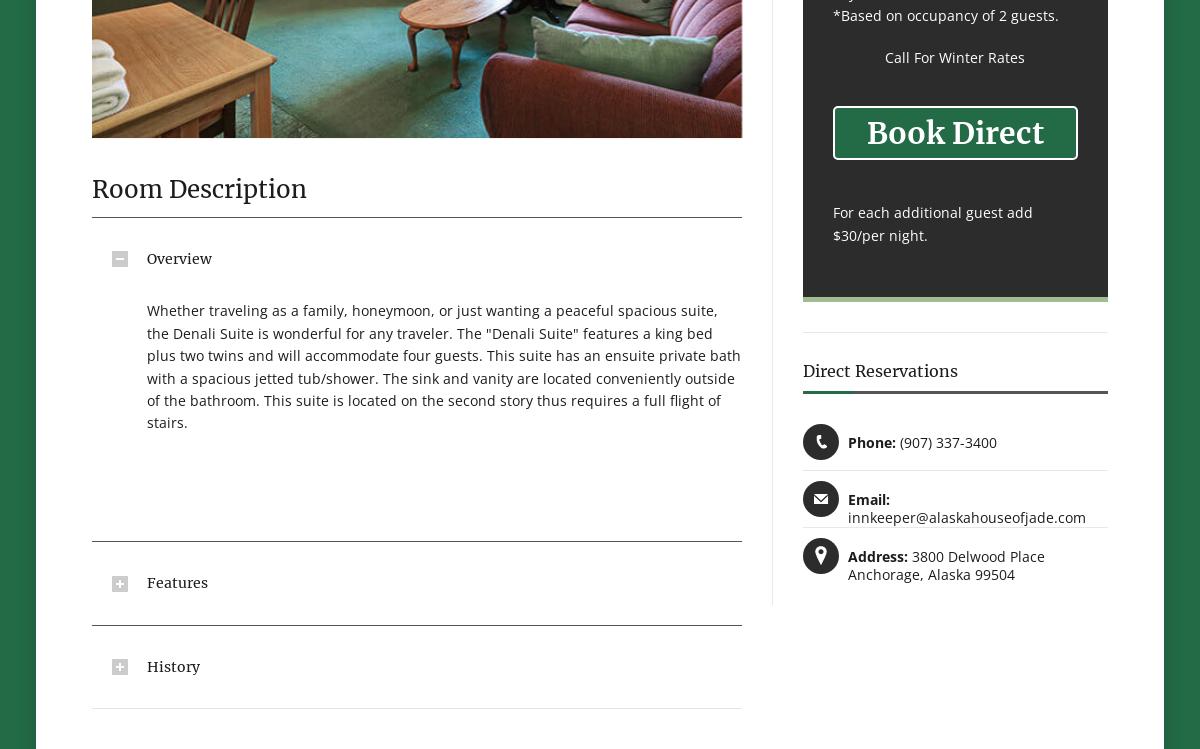  What do you see at coordinates (832, 14) in the screenshot?
I see `'*Based on occupancy of 2 guests.'` at bounding box center [832, 14].